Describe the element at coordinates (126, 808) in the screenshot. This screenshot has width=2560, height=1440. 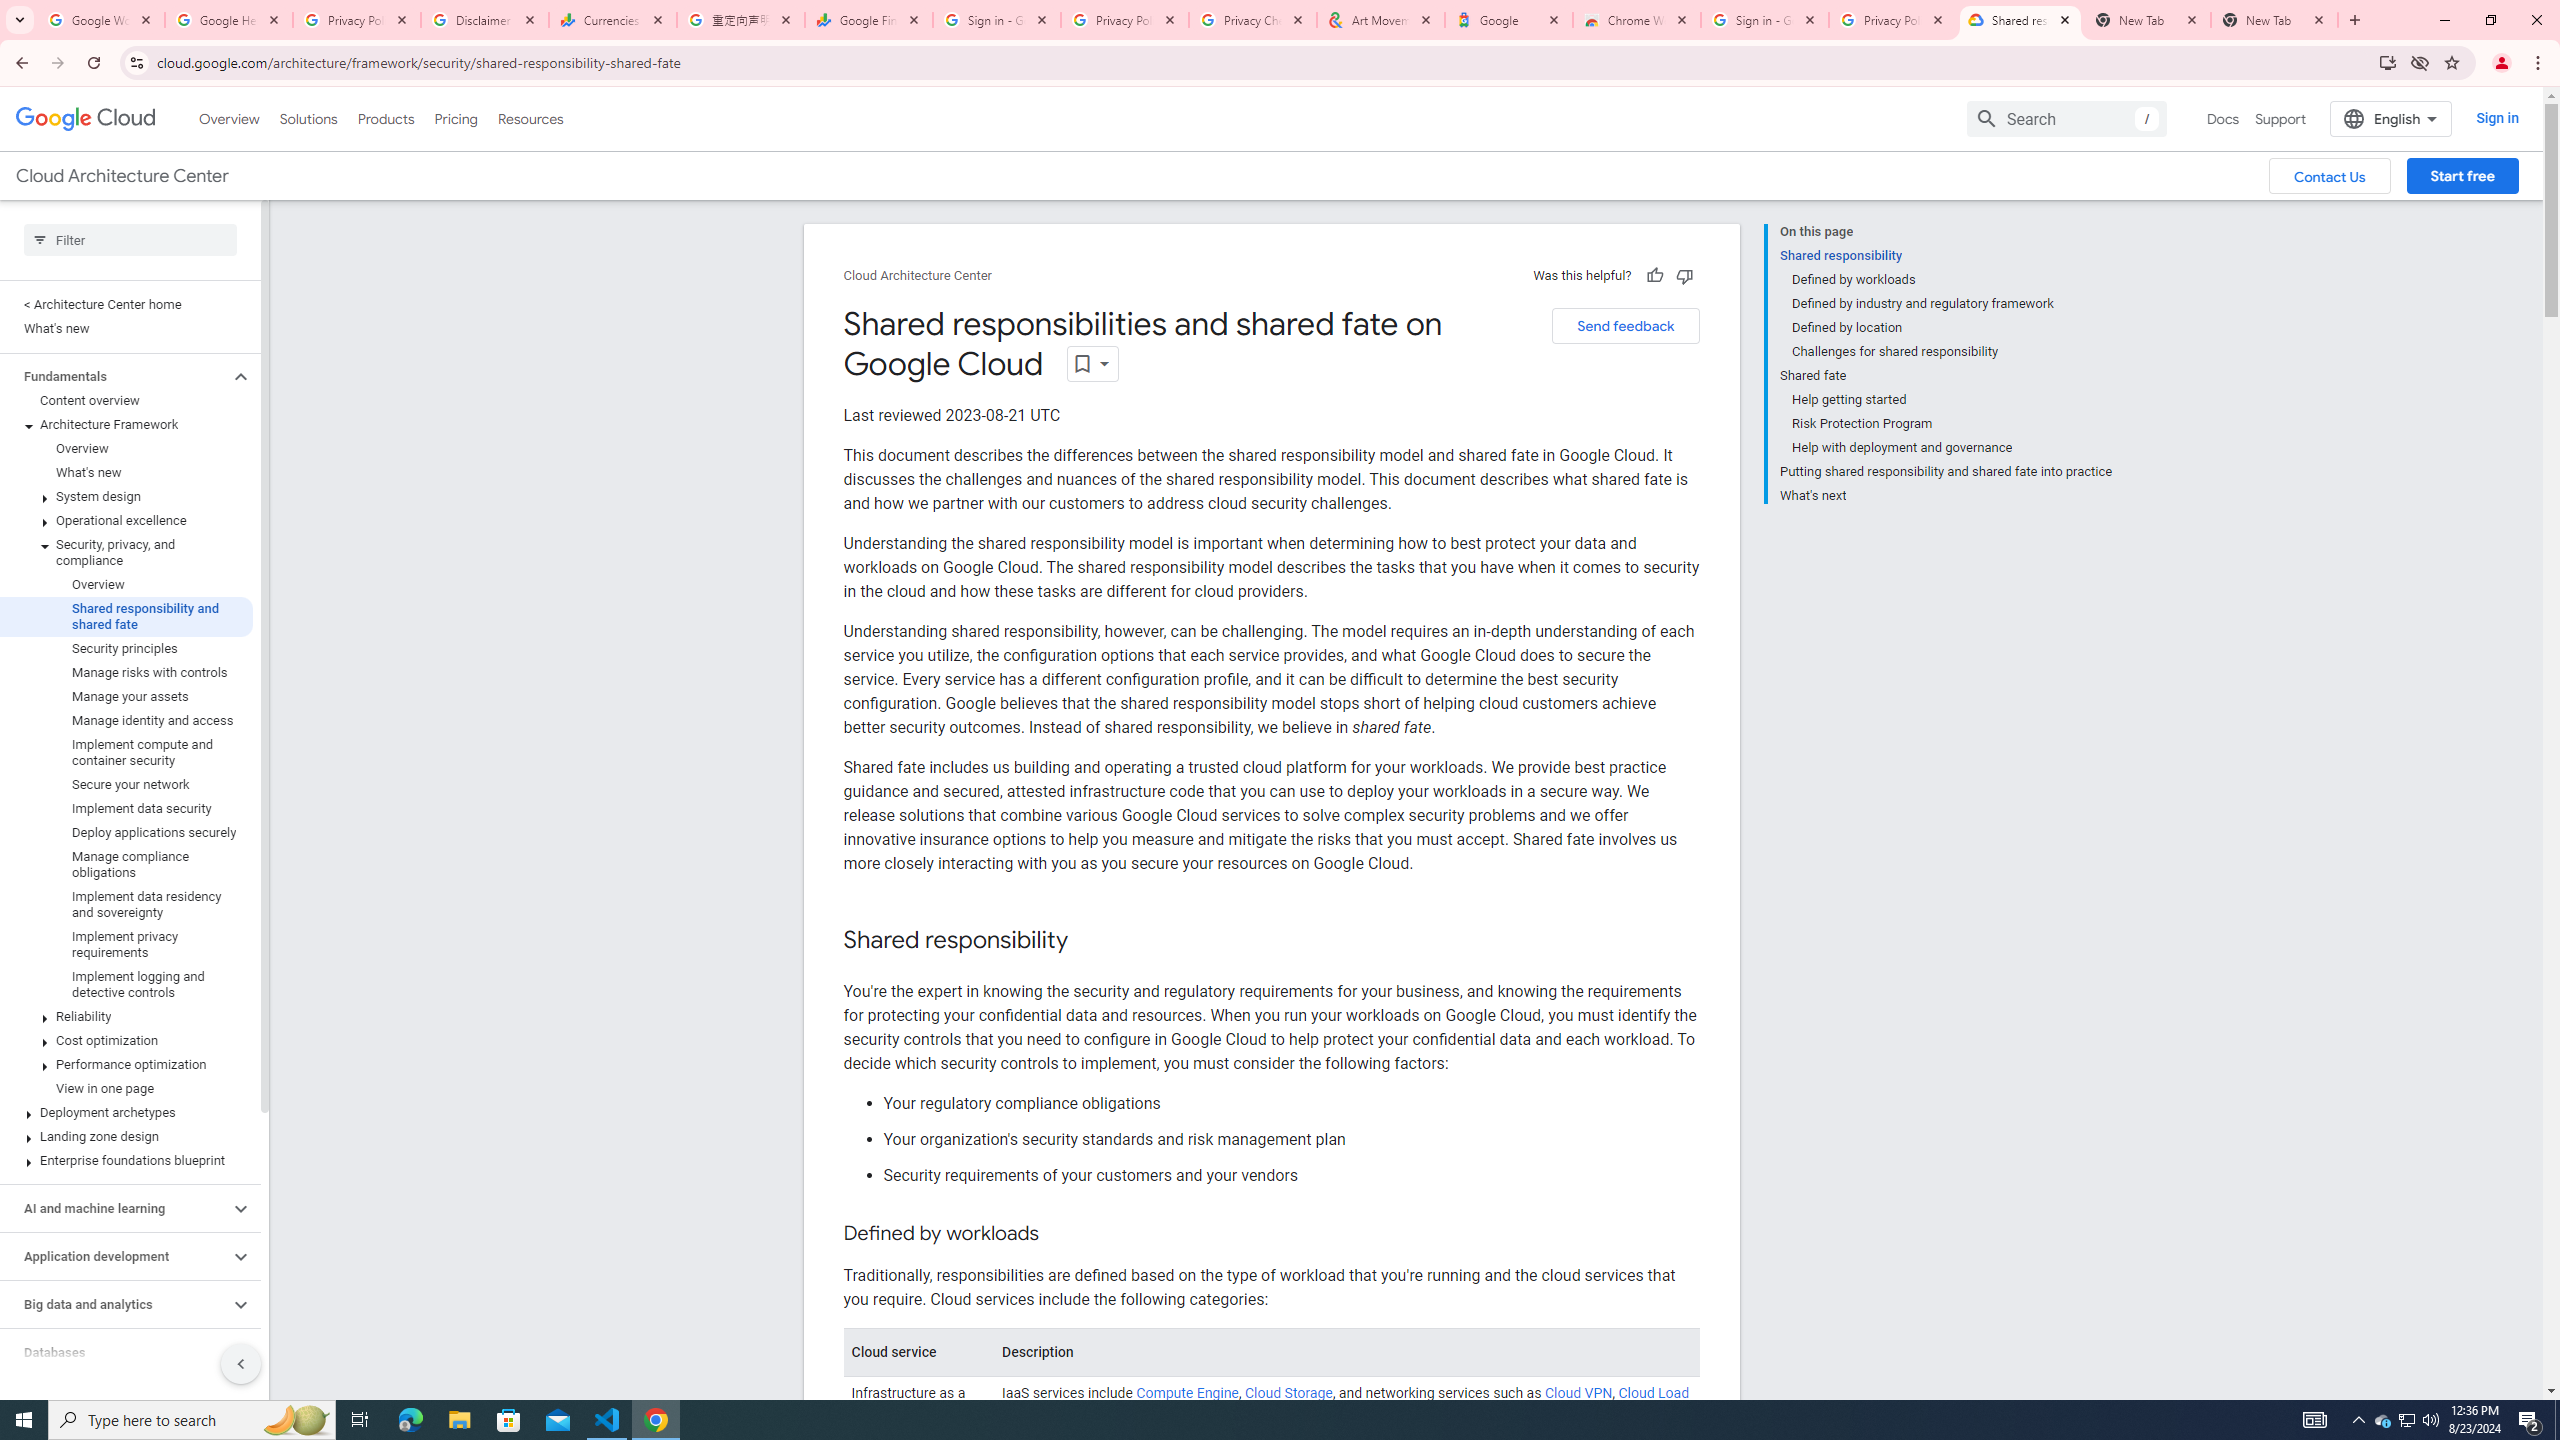
I see `'Implement data security'` at that location.